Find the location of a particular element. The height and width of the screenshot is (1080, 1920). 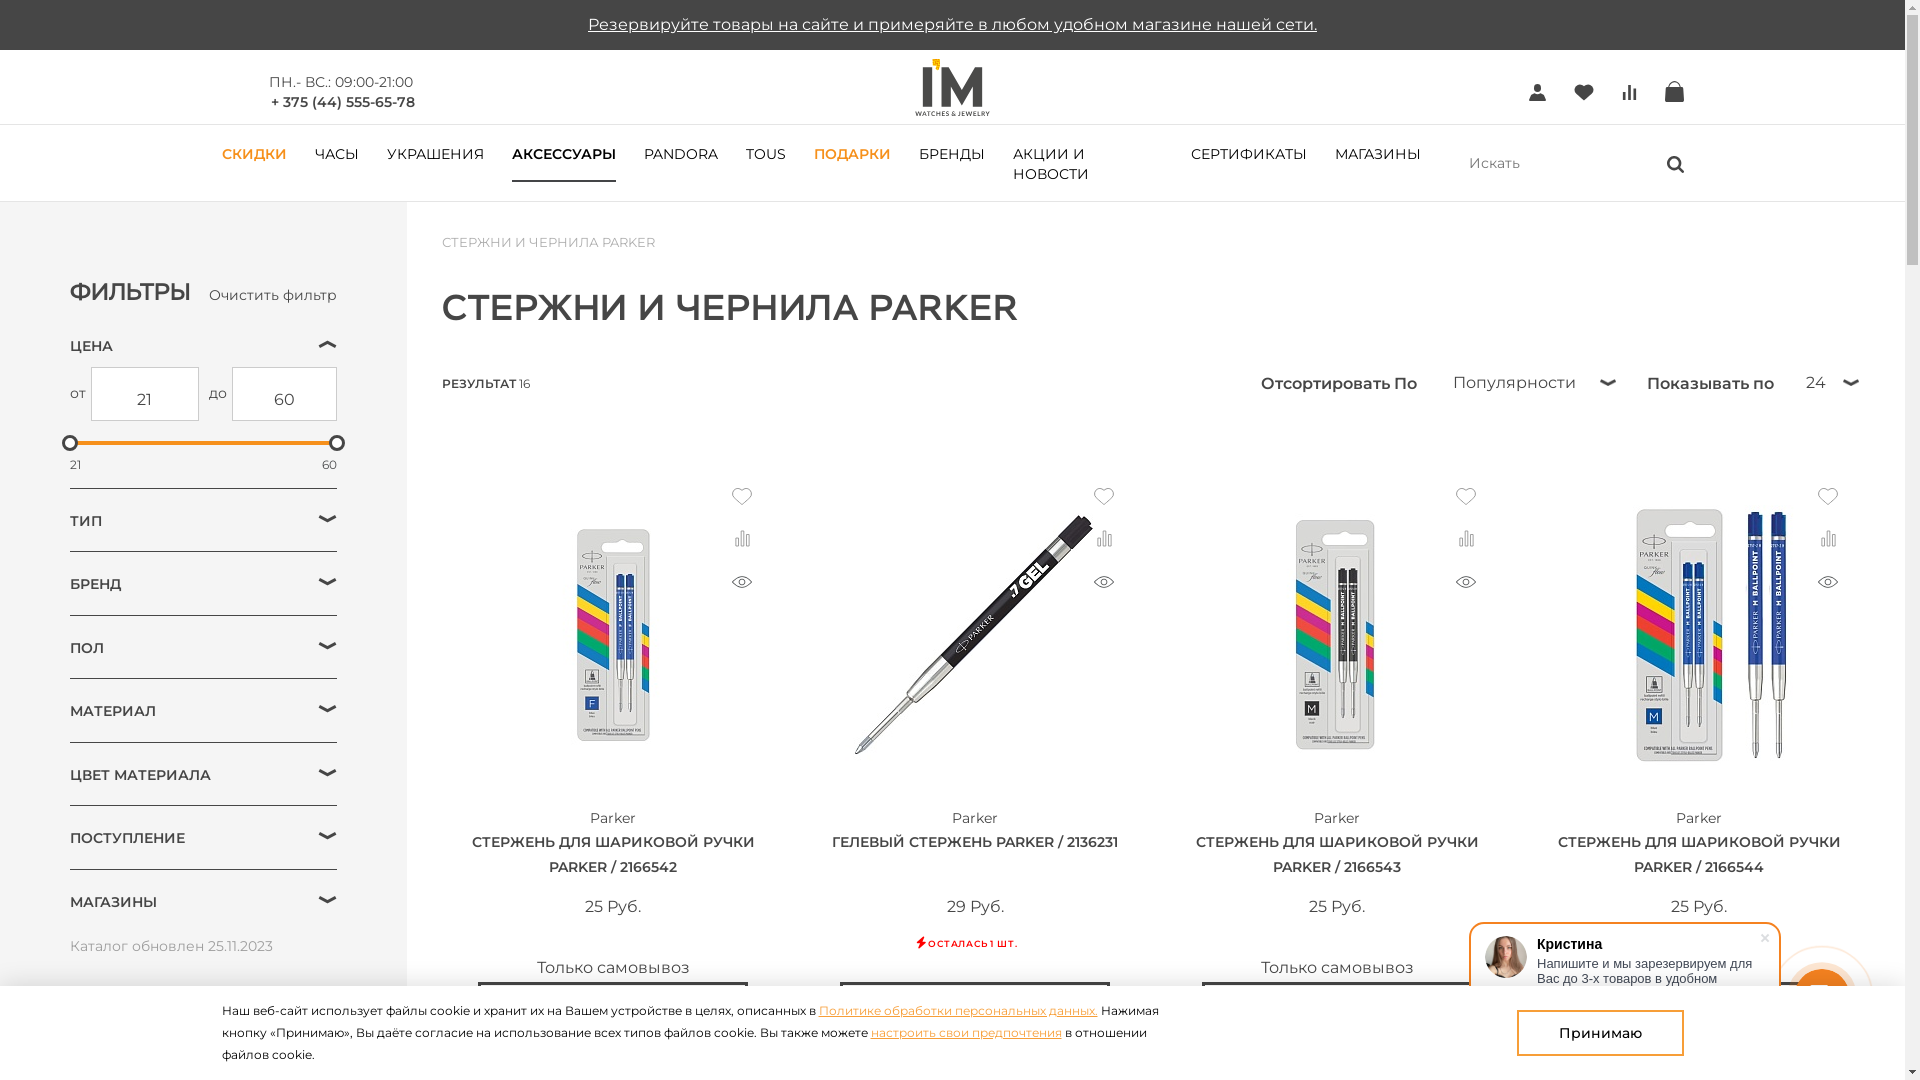

'PANDORA' is located at coordinates (681, 152).